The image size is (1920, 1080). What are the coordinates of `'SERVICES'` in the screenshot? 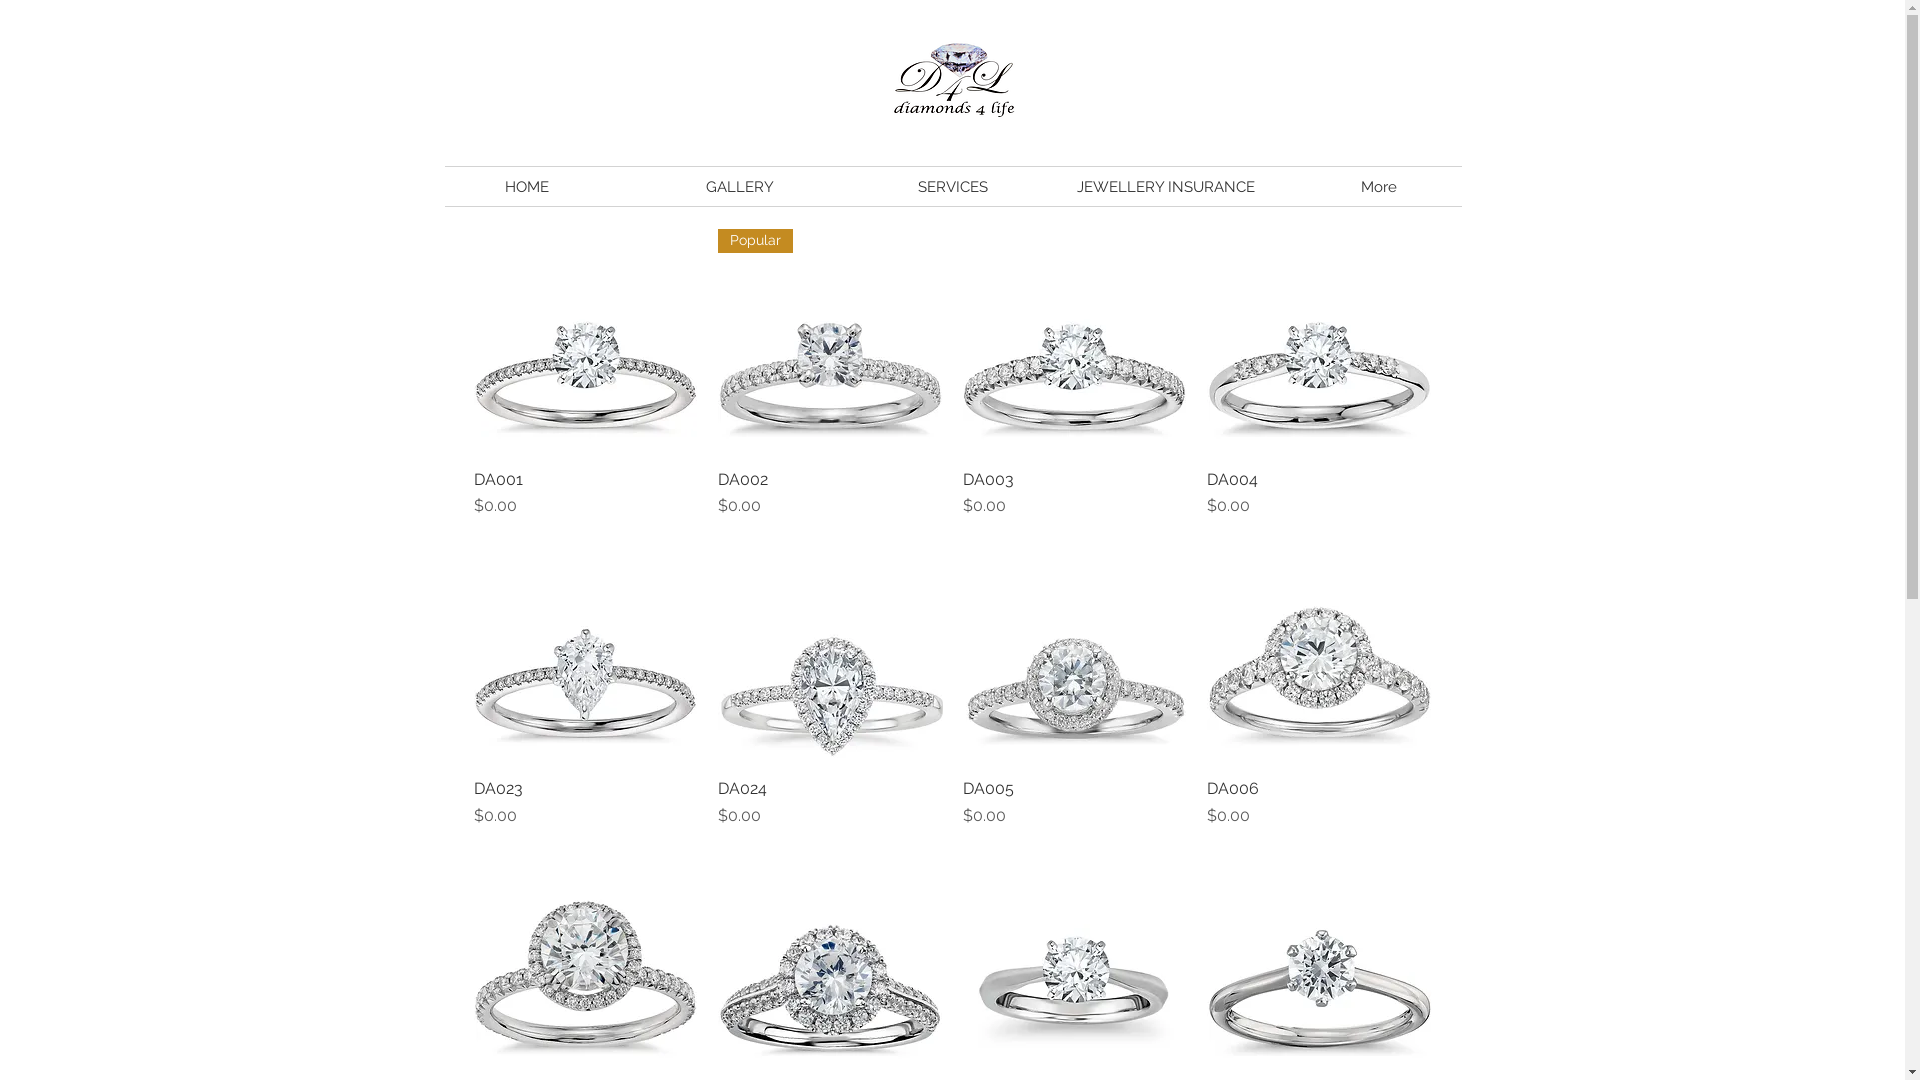 It's located at (845, 186).